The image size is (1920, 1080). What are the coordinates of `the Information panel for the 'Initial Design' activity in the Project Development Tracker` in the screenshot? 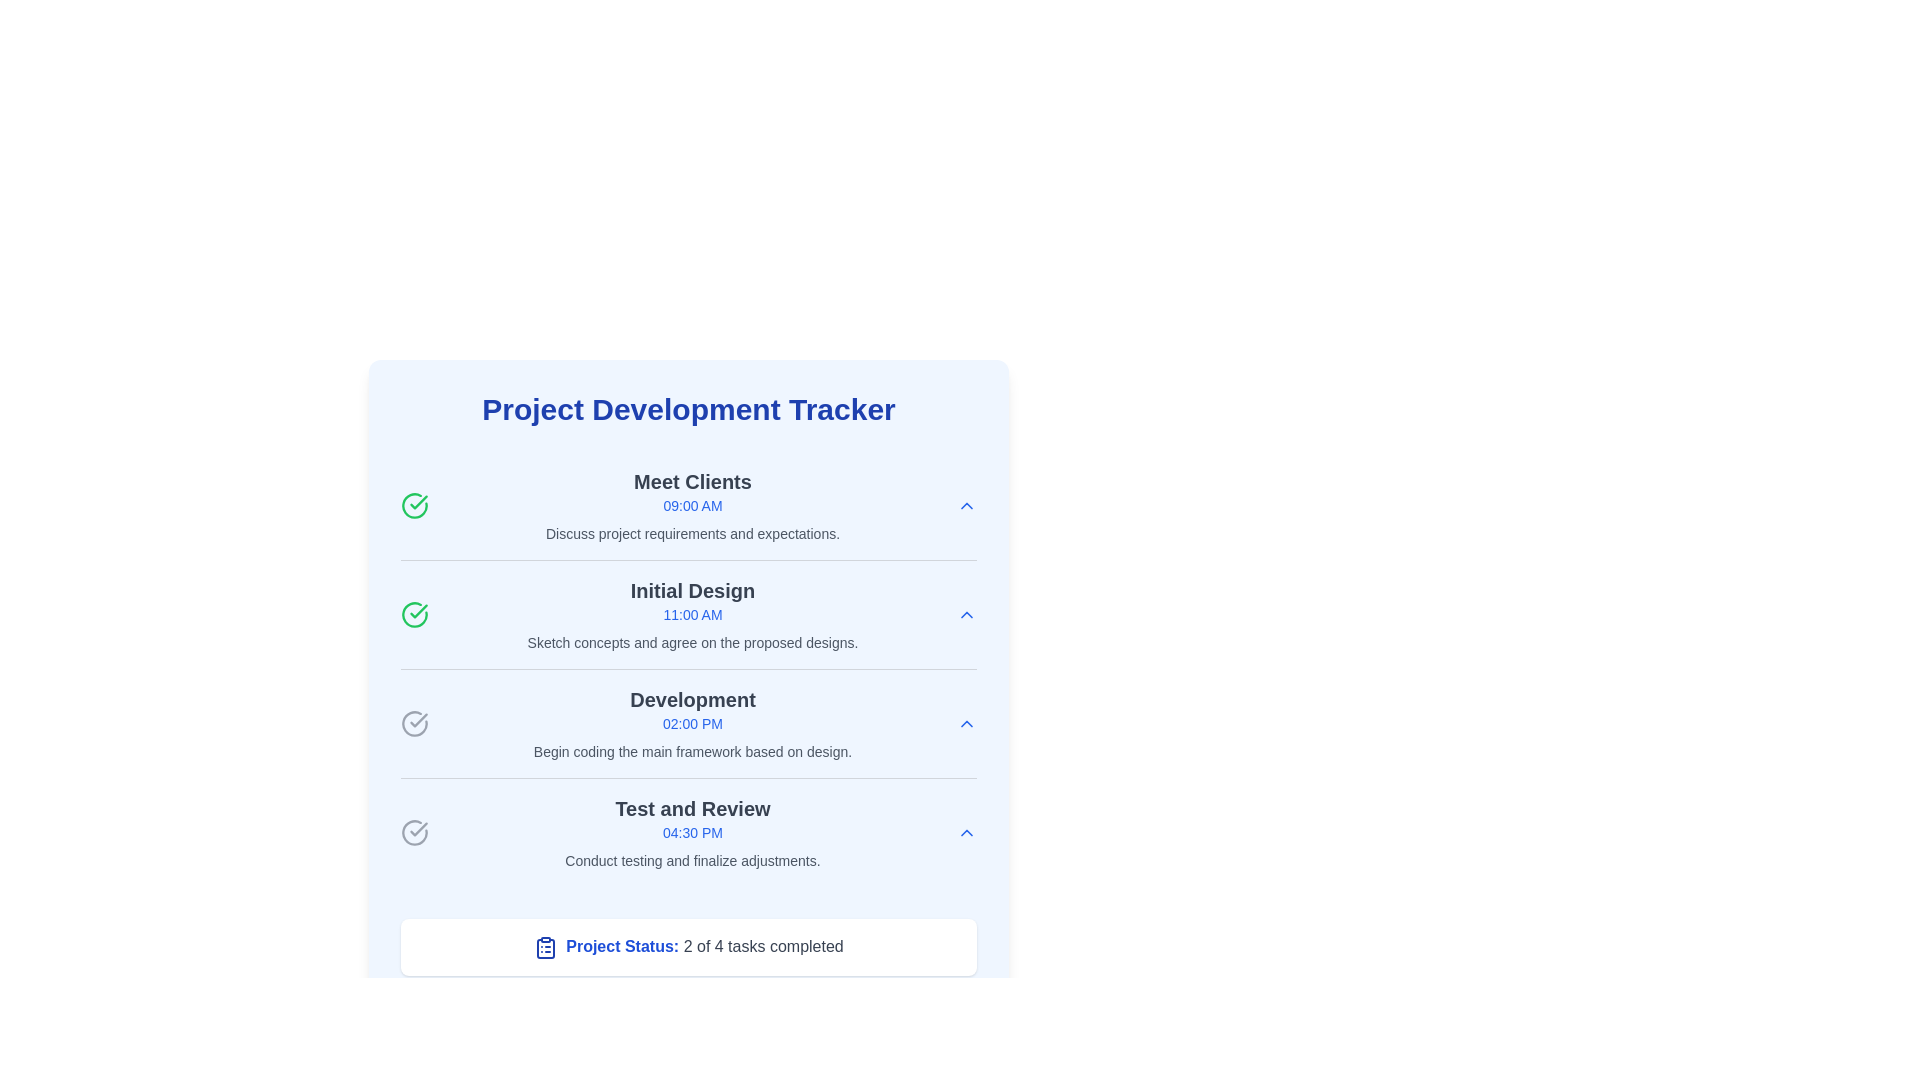 It's located at (692, 613).